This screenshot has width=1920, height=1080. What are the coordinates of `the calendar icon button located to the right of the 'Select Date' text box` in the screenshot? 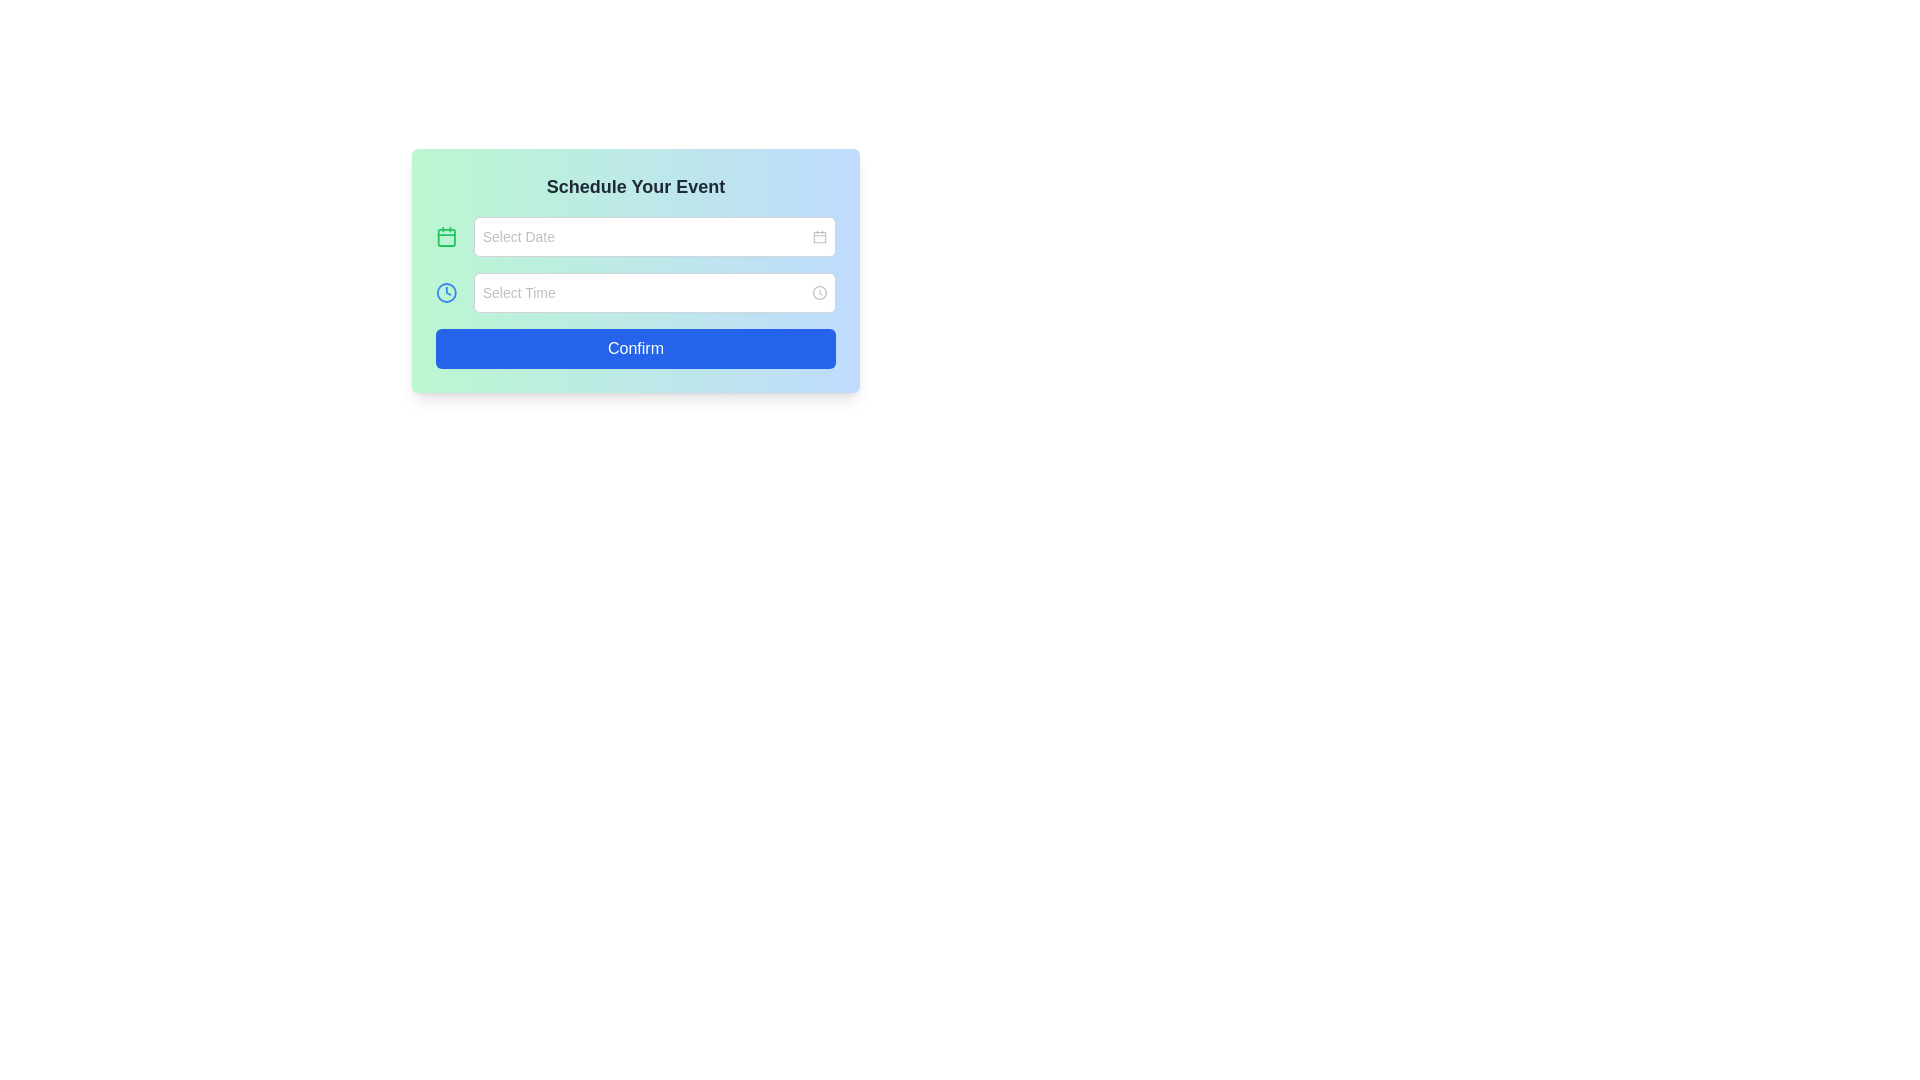 It's located at (820, 235).